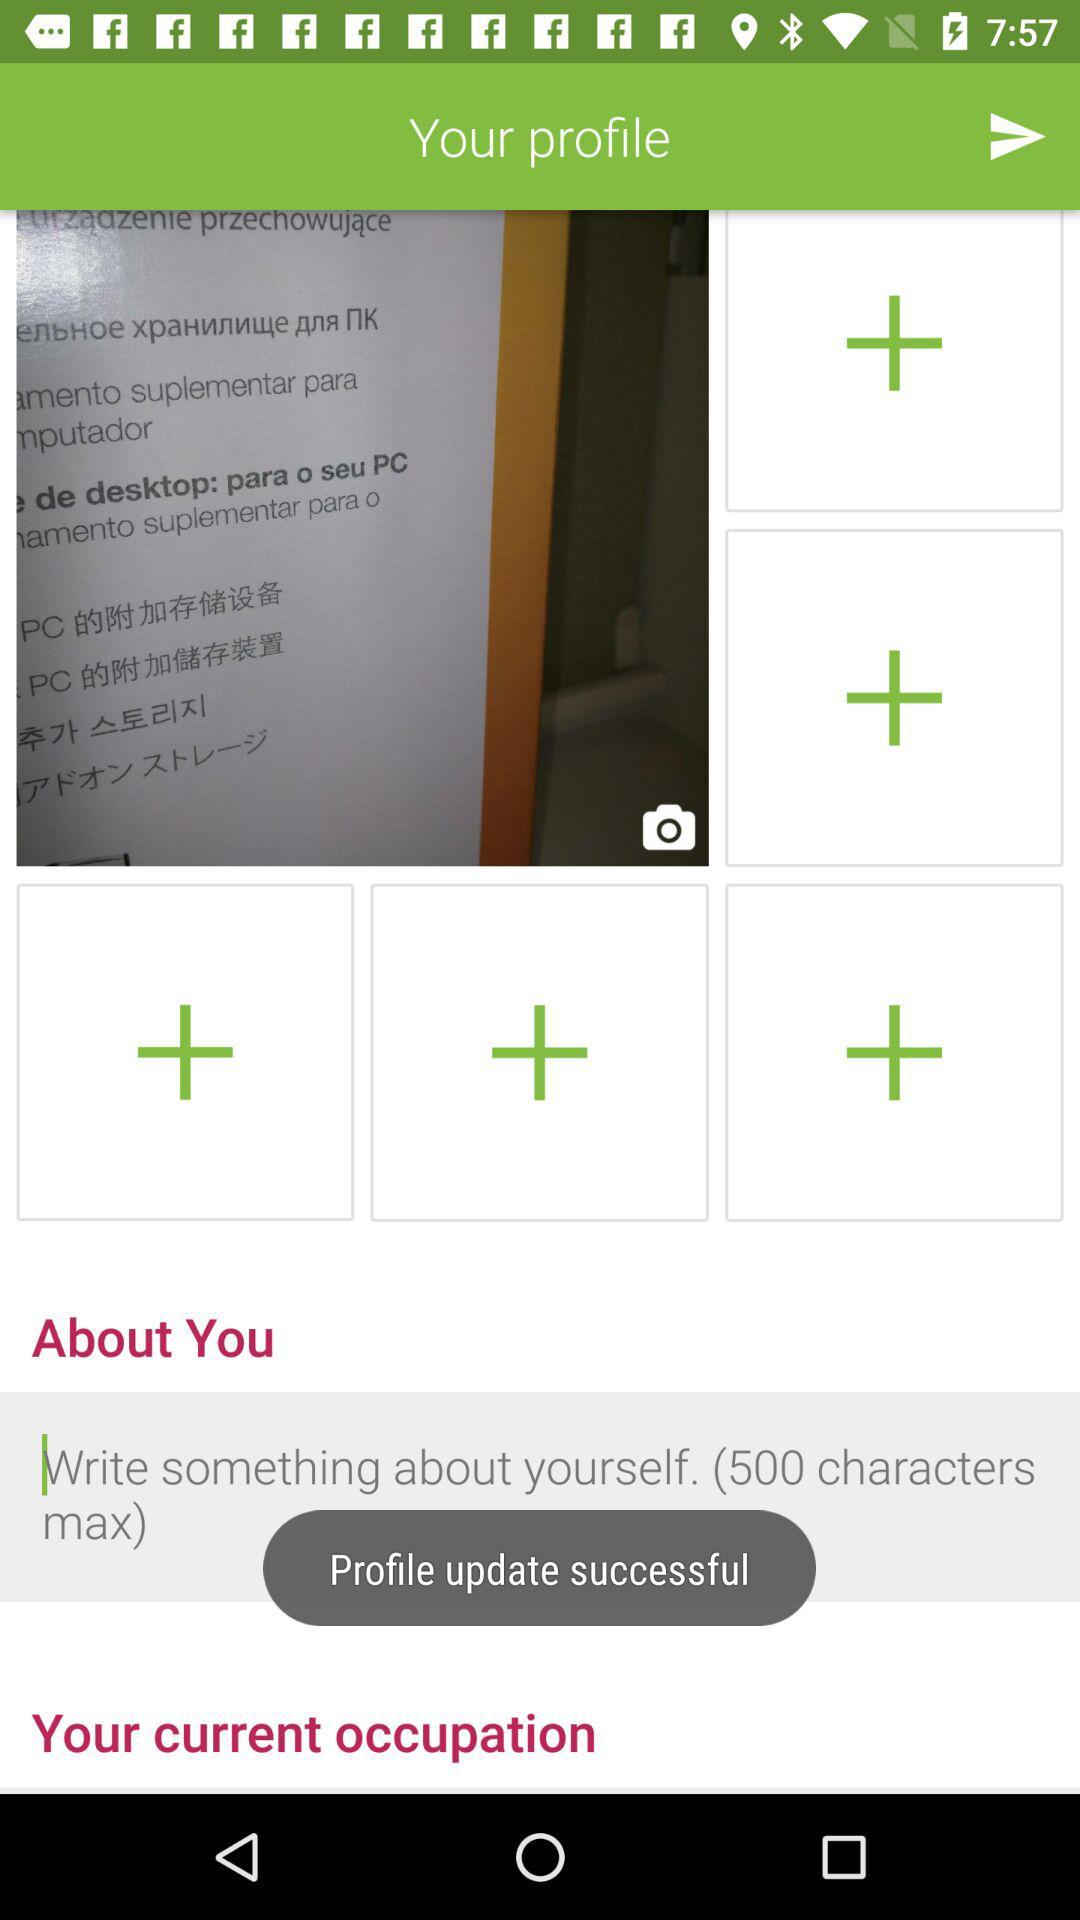 Image resolution: width=1080 pixels, height=1920 pixels. What do you see at coordinates (540, 1497) in the screenshot?
I see `description` at bounding box center [540, 1497].